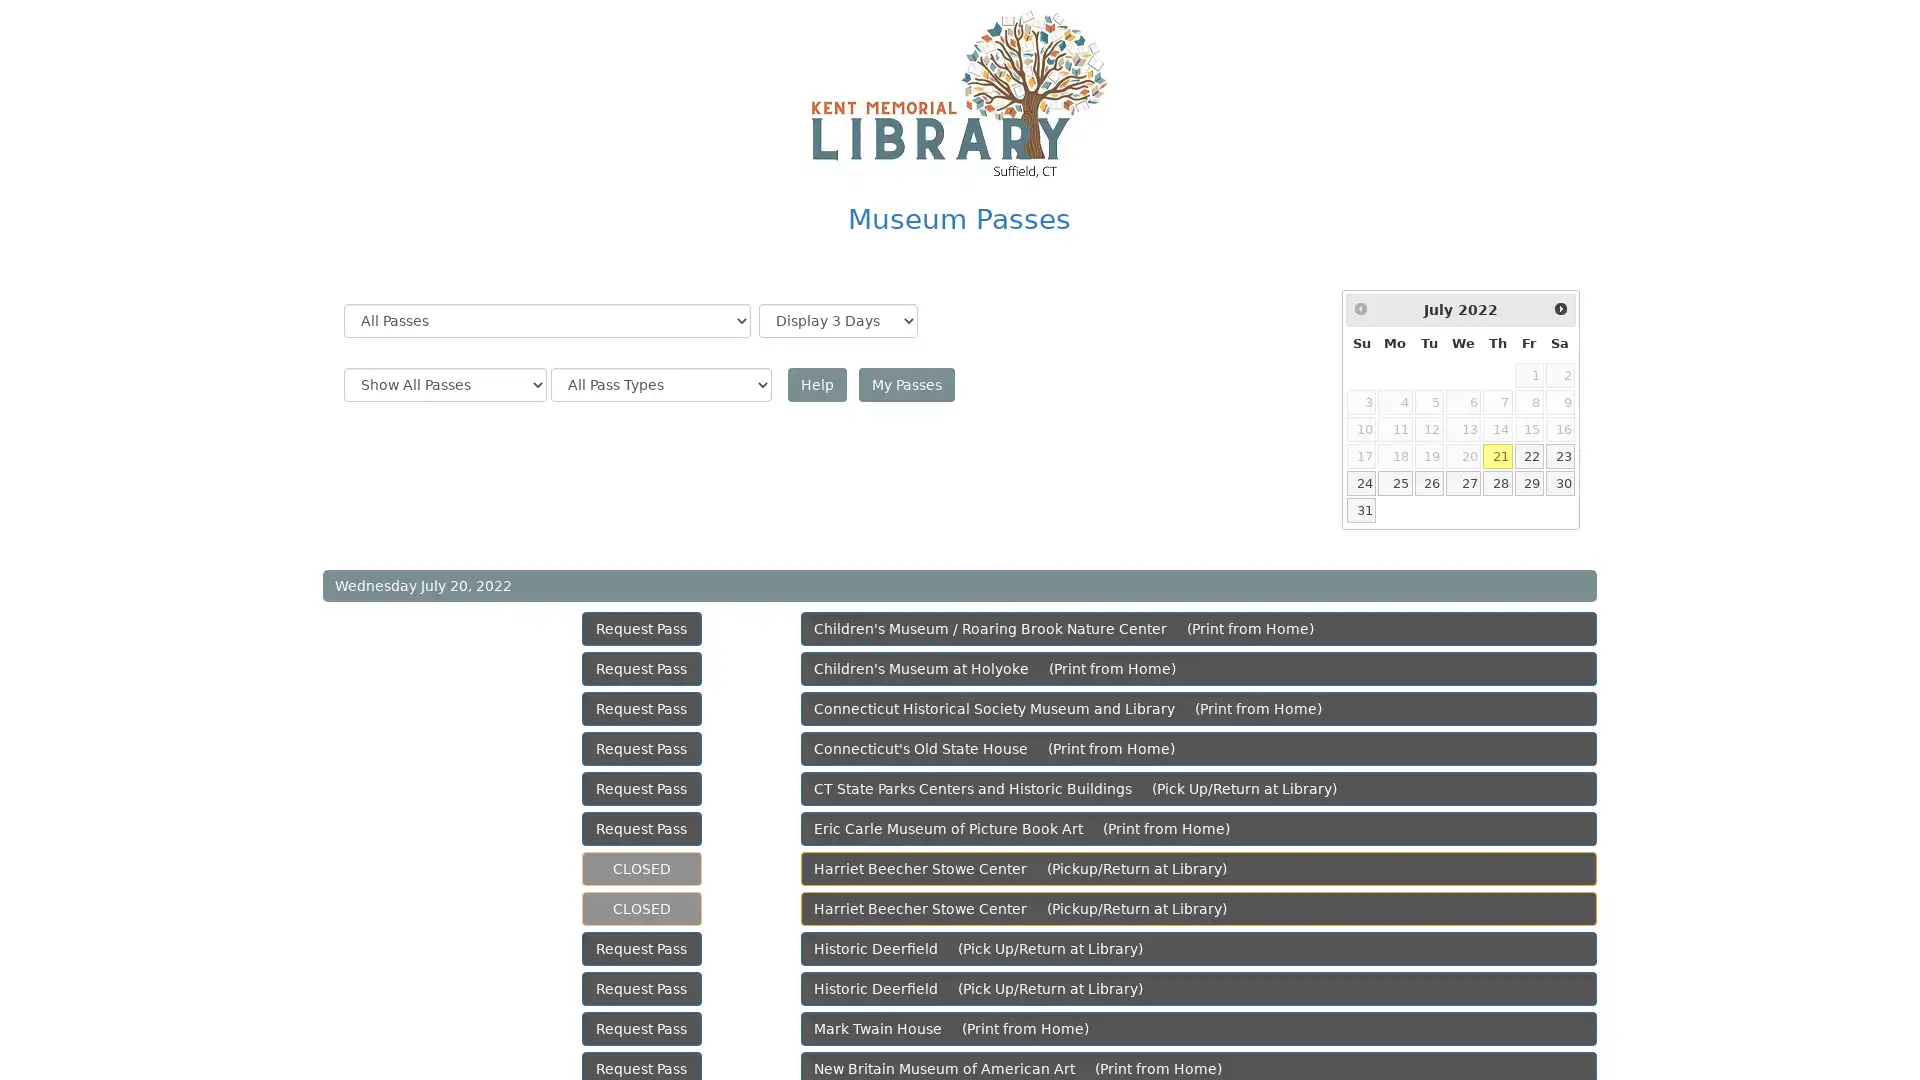 Image resolution: width=1920 pixels, height=1080 pixels. What do you see at coordinates (641, 627) in the screenshot?
I see `Request Pass` at bounding box center [641, 627].